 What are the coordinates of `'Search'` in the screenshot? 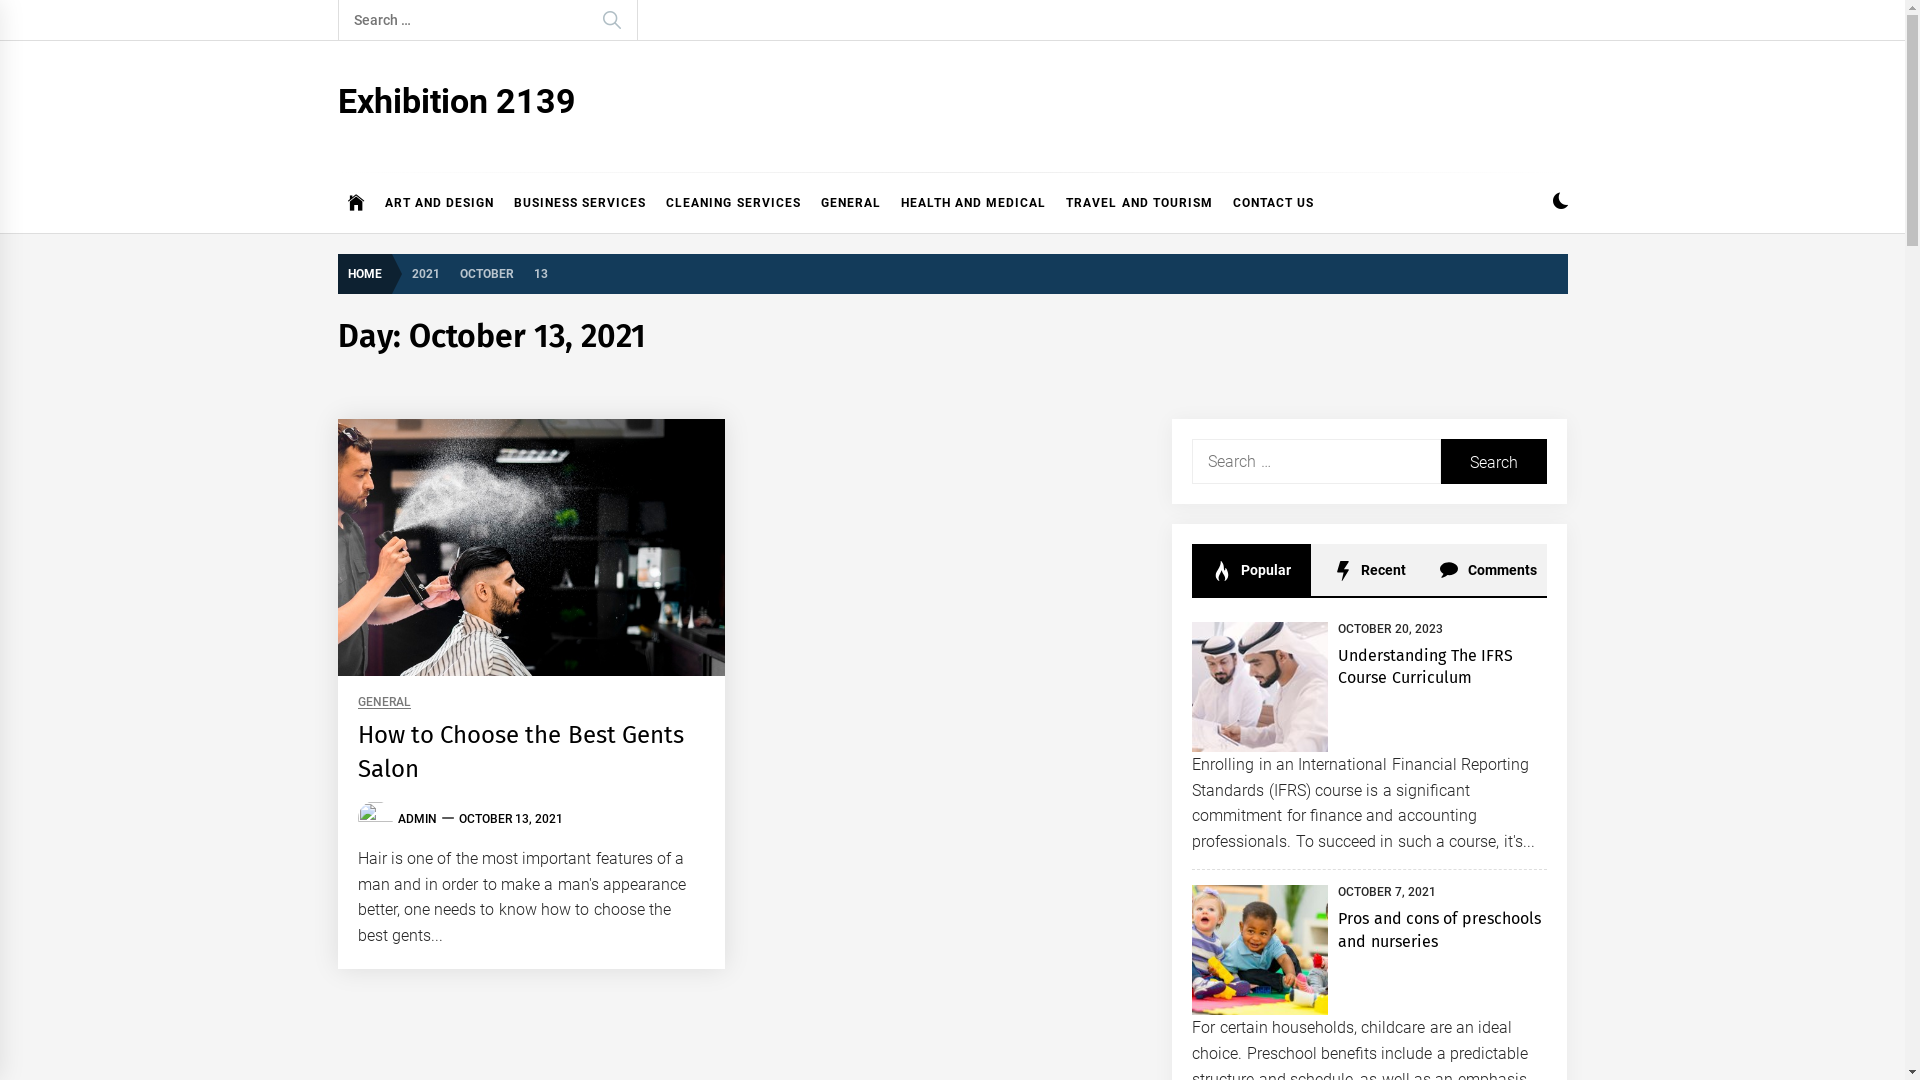 It's located at (1493, 461).